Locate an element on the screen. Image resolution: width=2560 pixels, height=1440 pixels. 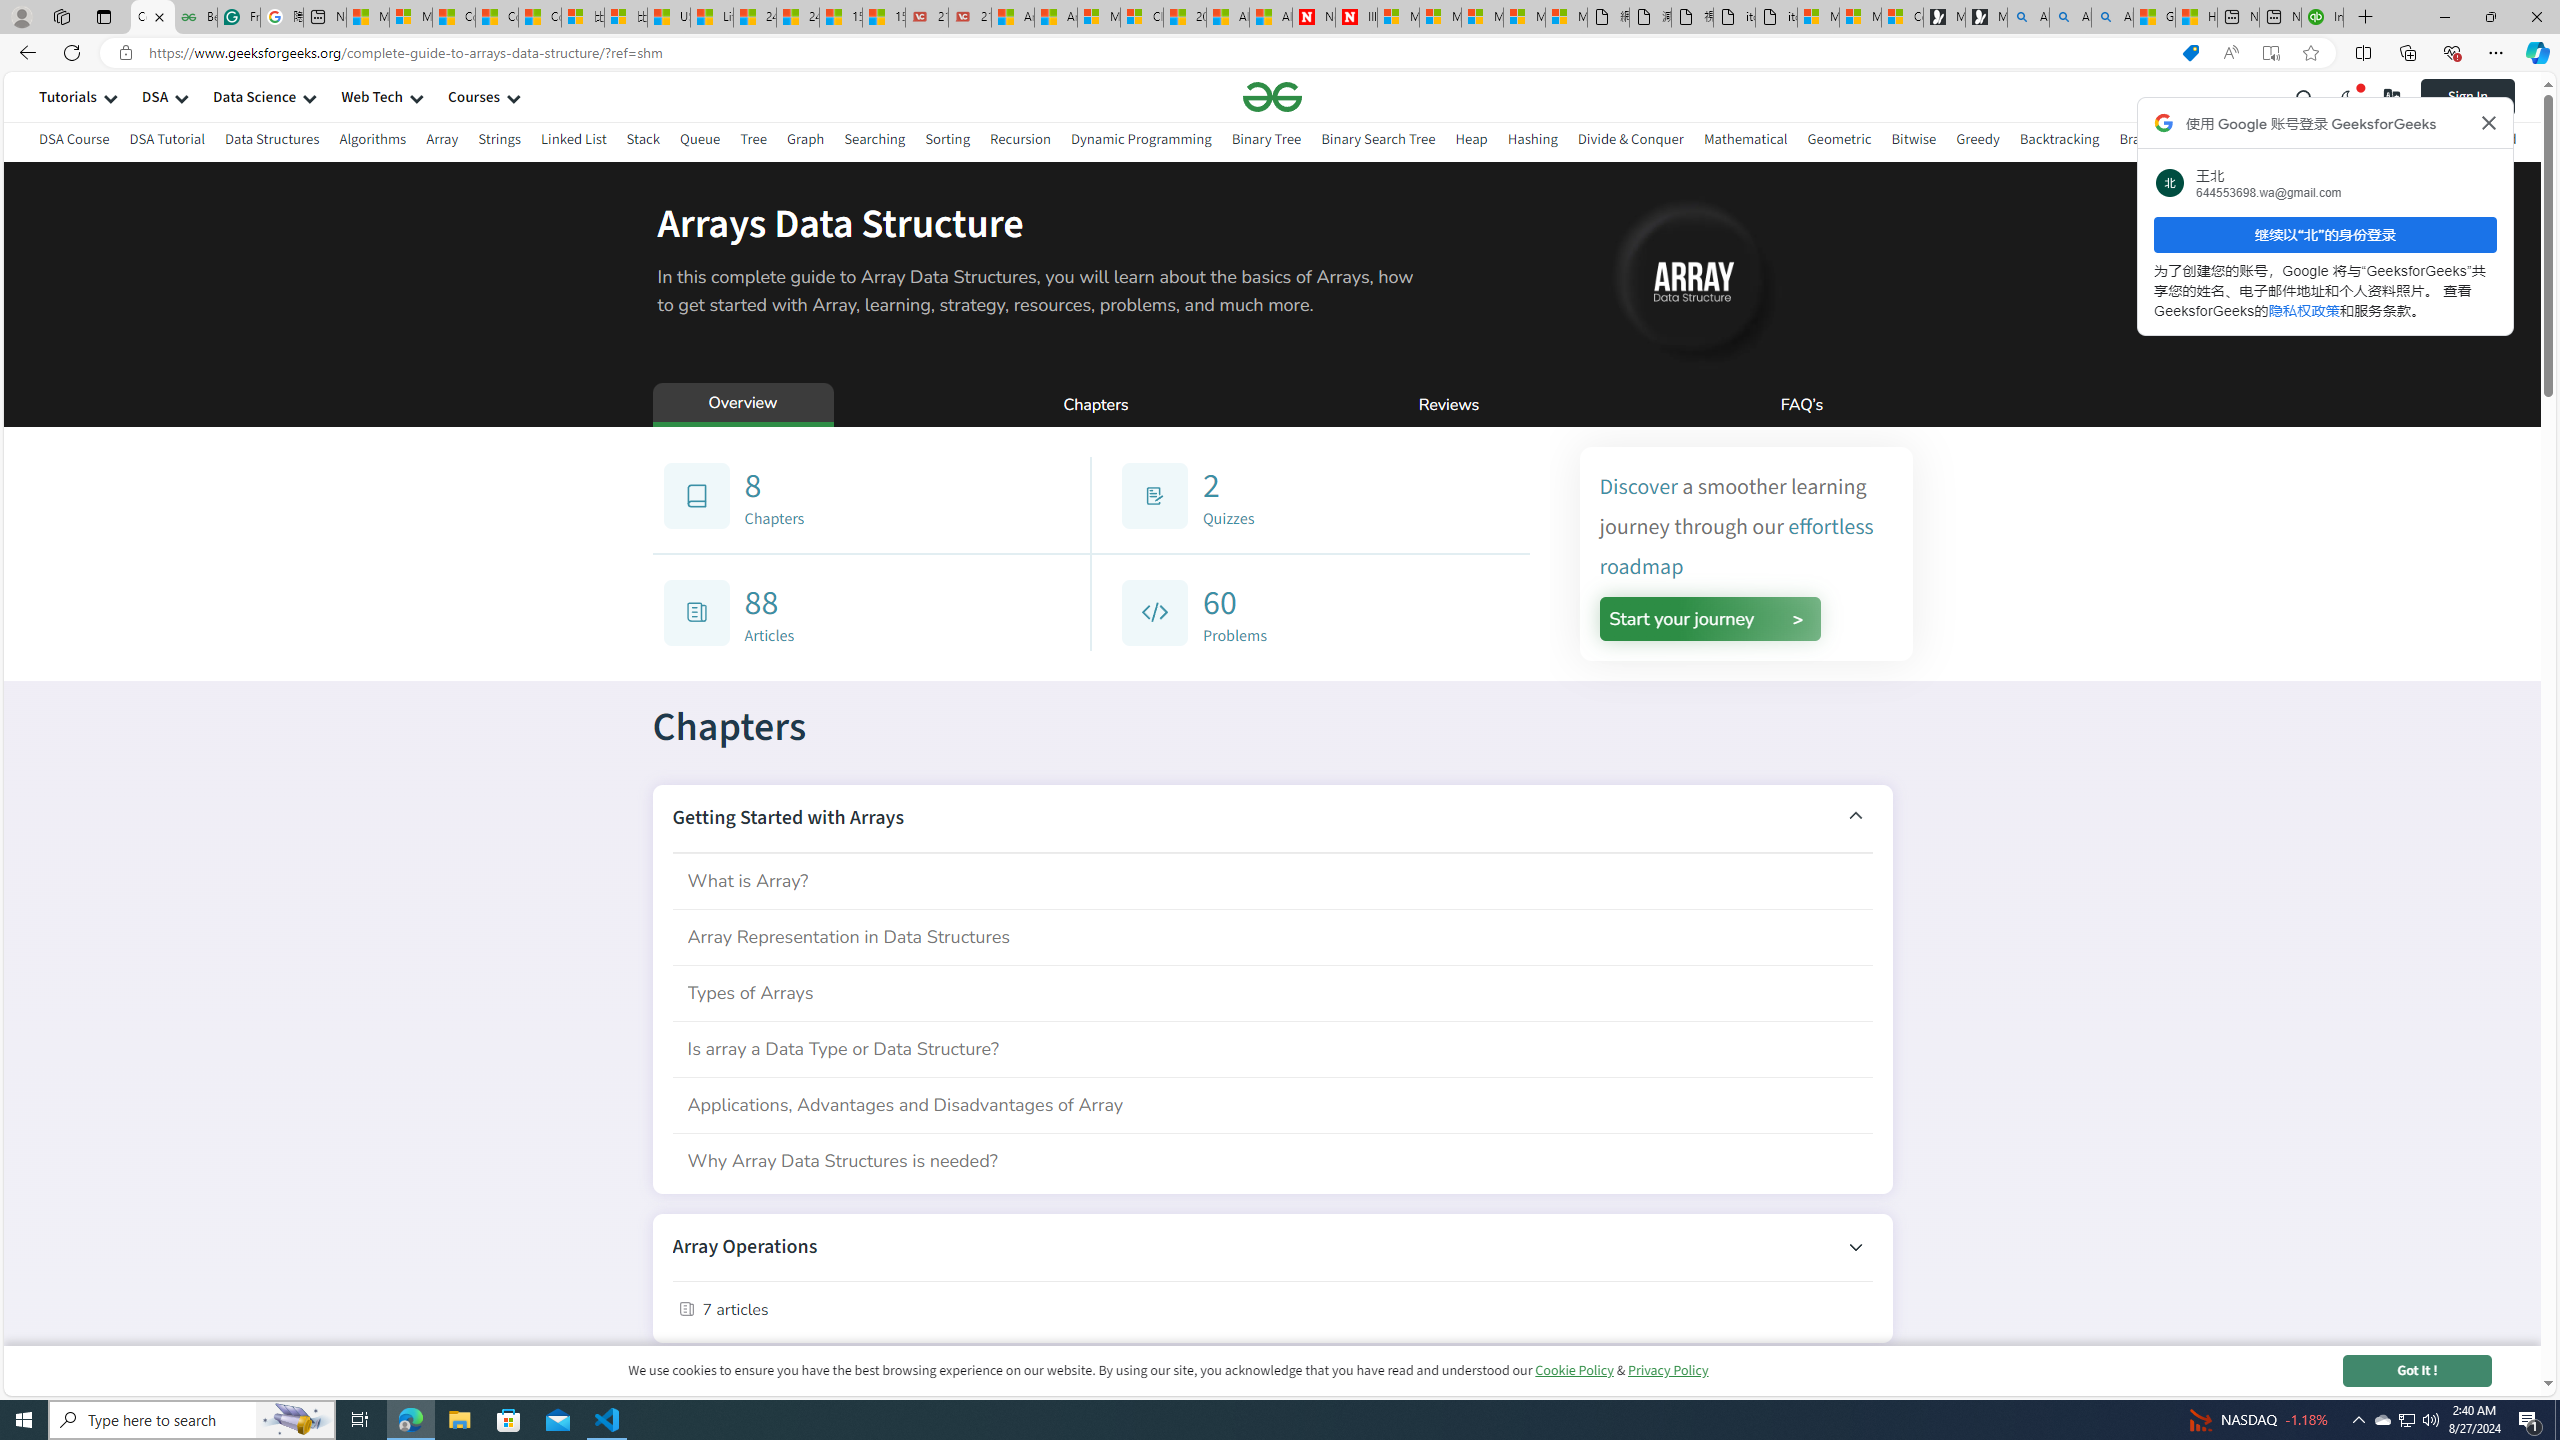
'Cloud Computing Services | Microsoft Azure' is located at coordinates (1141, 16).